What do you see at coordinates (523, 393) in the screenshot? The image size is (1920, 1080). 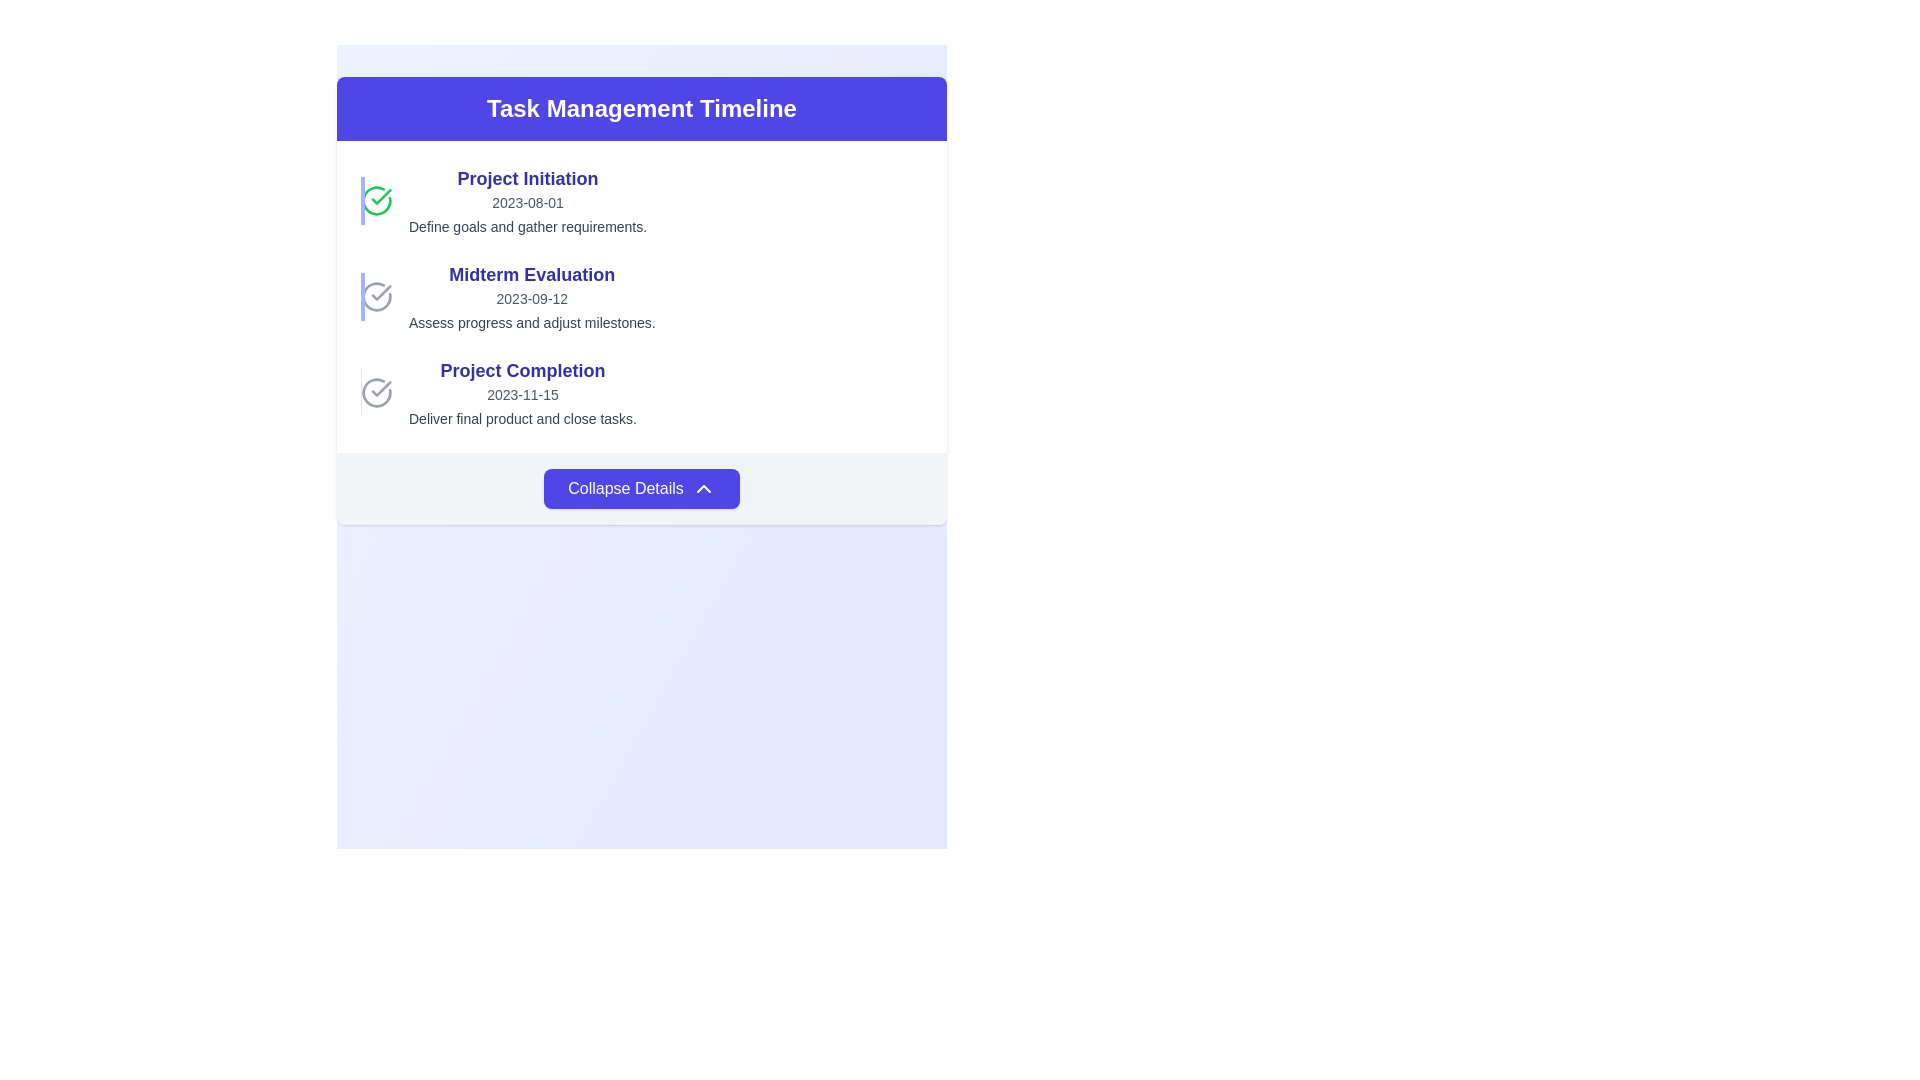 I see `the 'Project Completion' text block located between 'Midterm Evaluation' and 'Collapse Details' in the 'Task Management Timeline' section` at bounding box center [523, 393].